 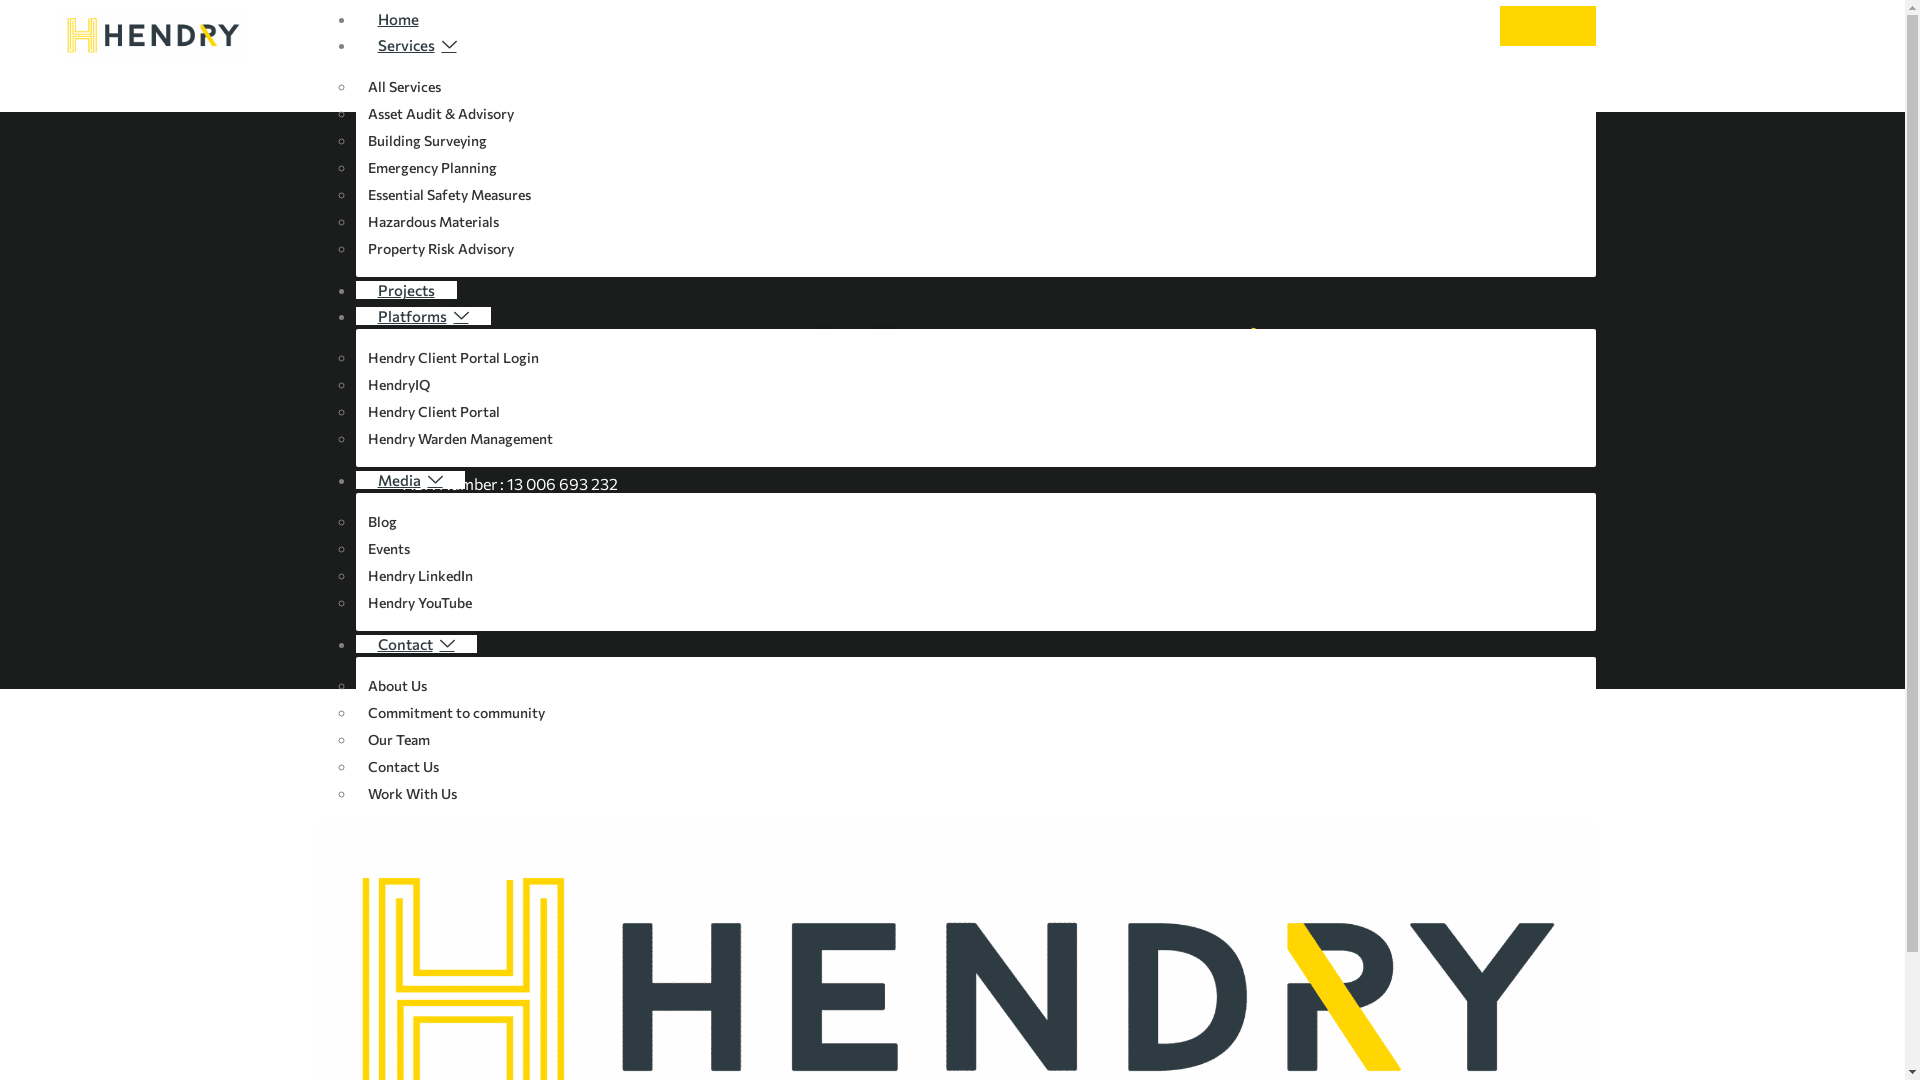 What do you see at coordinates (432, 410) in the screenshot?
I see `'Hendry Client Portal'` at bounding box center [432, 410].